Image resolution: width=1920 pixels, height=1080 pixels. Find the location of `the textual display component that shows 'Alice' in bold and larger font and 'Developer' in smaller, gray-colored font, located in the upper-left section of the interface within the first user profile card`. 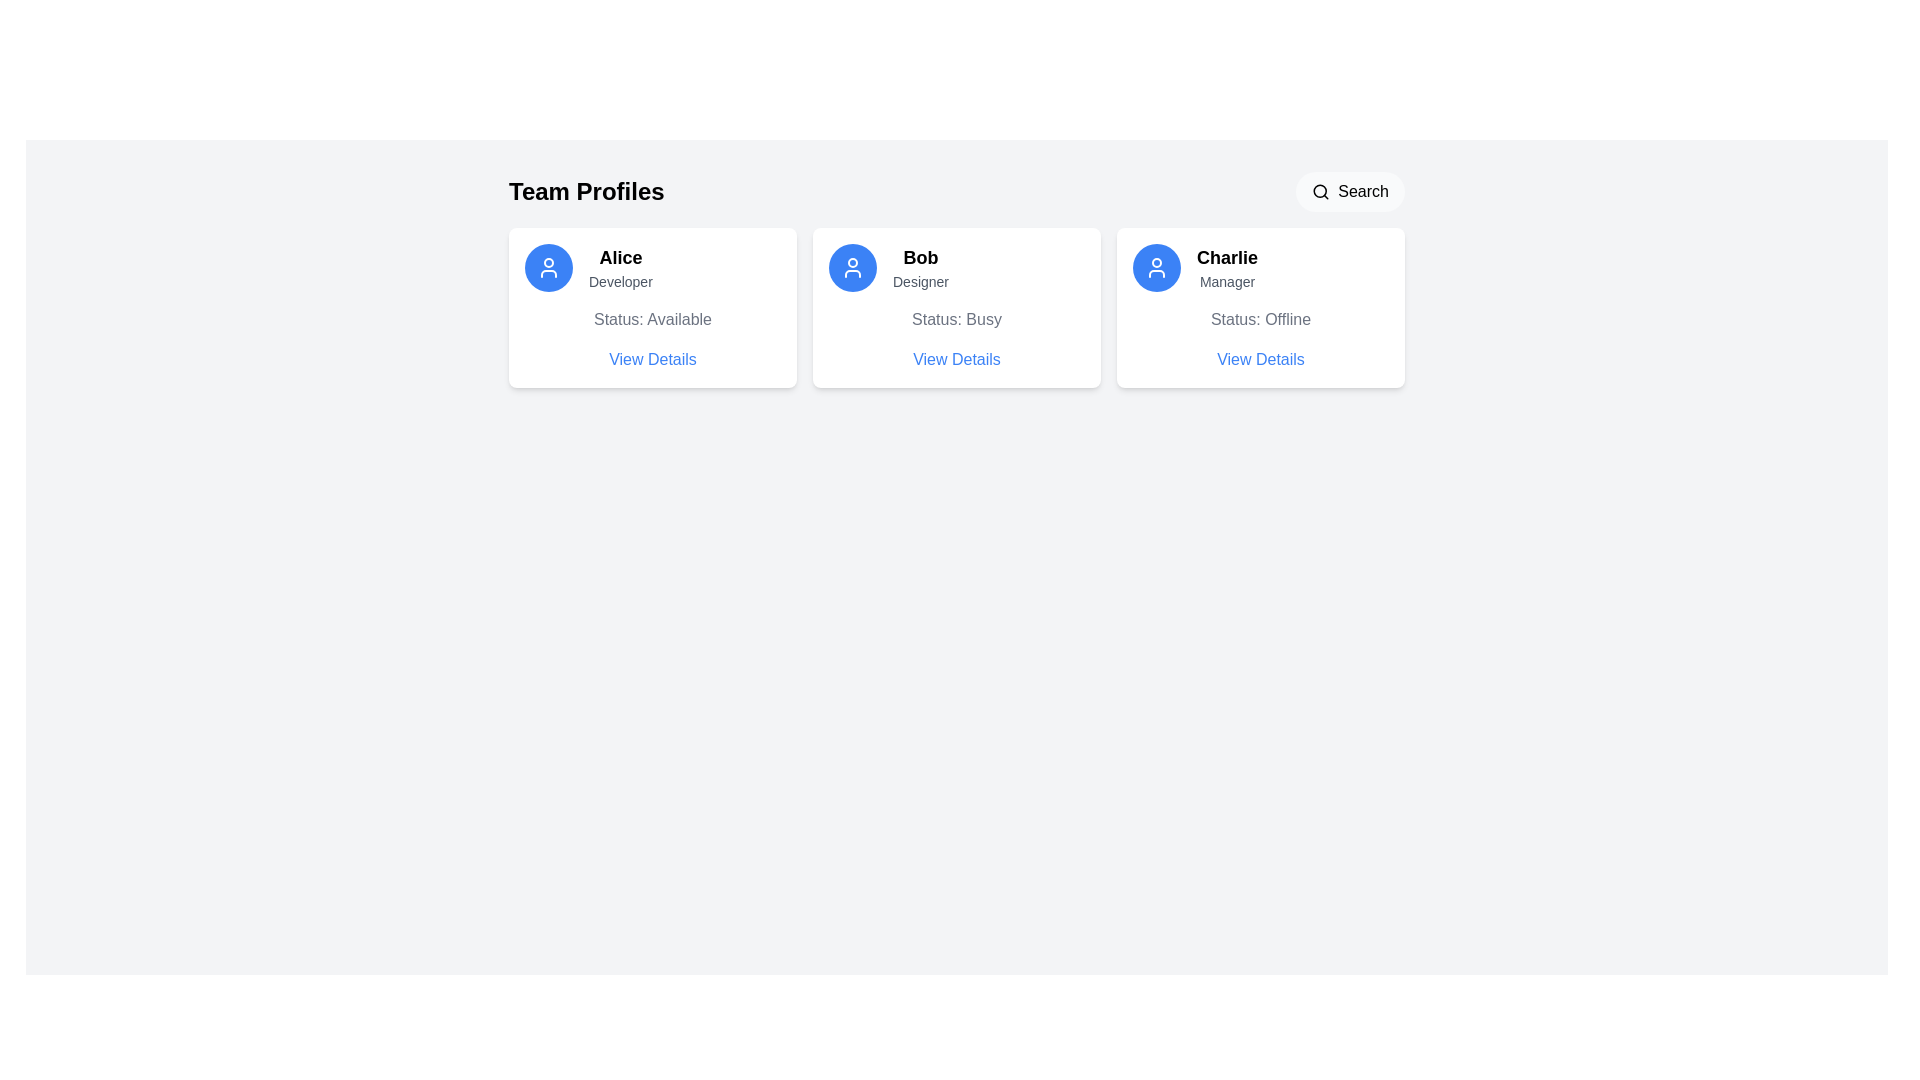

the textual display component that shows 'Alice' in bold and larger font and 'Developer' in smaller, gray-colored font, located in the upper-left section of the interface within the first user profile card is located at coordinates (619, 266).